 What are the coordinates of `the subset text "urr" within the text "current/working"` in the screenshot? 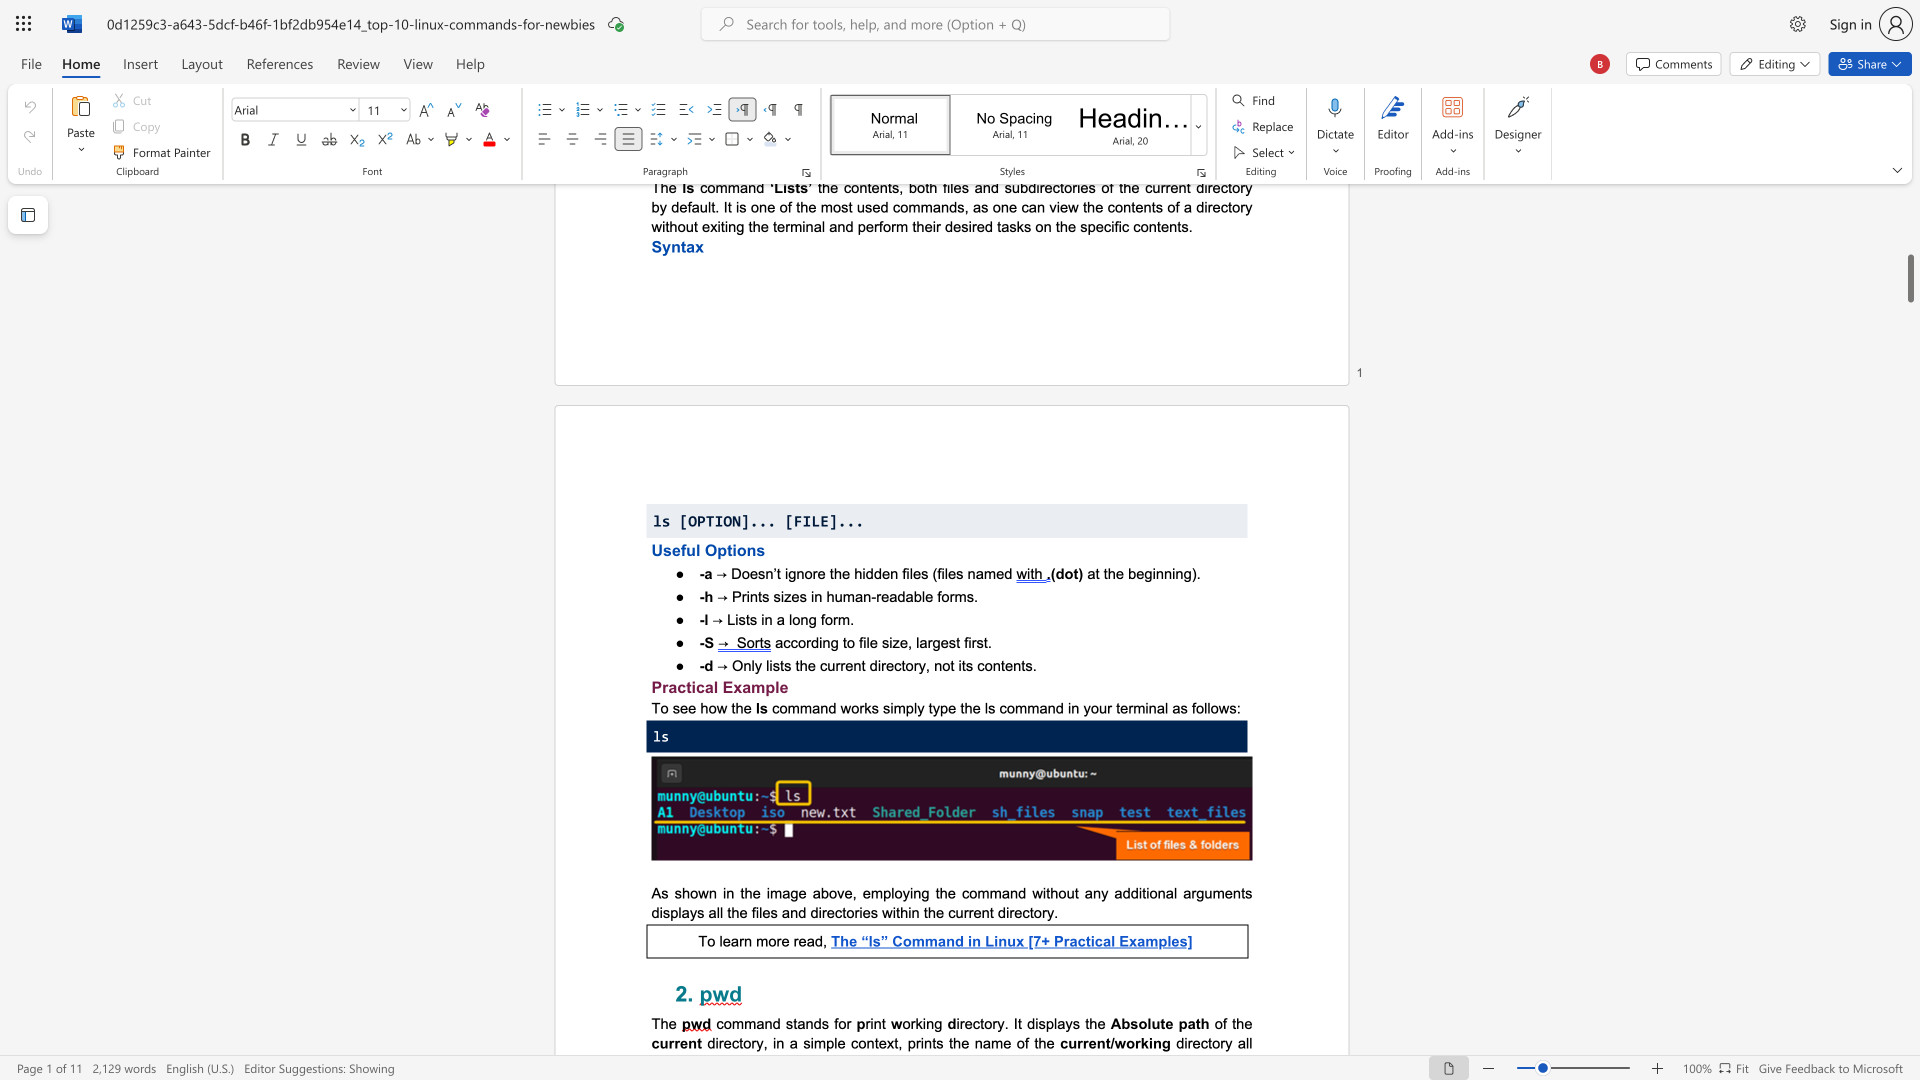 It's located at (1067, 1042).